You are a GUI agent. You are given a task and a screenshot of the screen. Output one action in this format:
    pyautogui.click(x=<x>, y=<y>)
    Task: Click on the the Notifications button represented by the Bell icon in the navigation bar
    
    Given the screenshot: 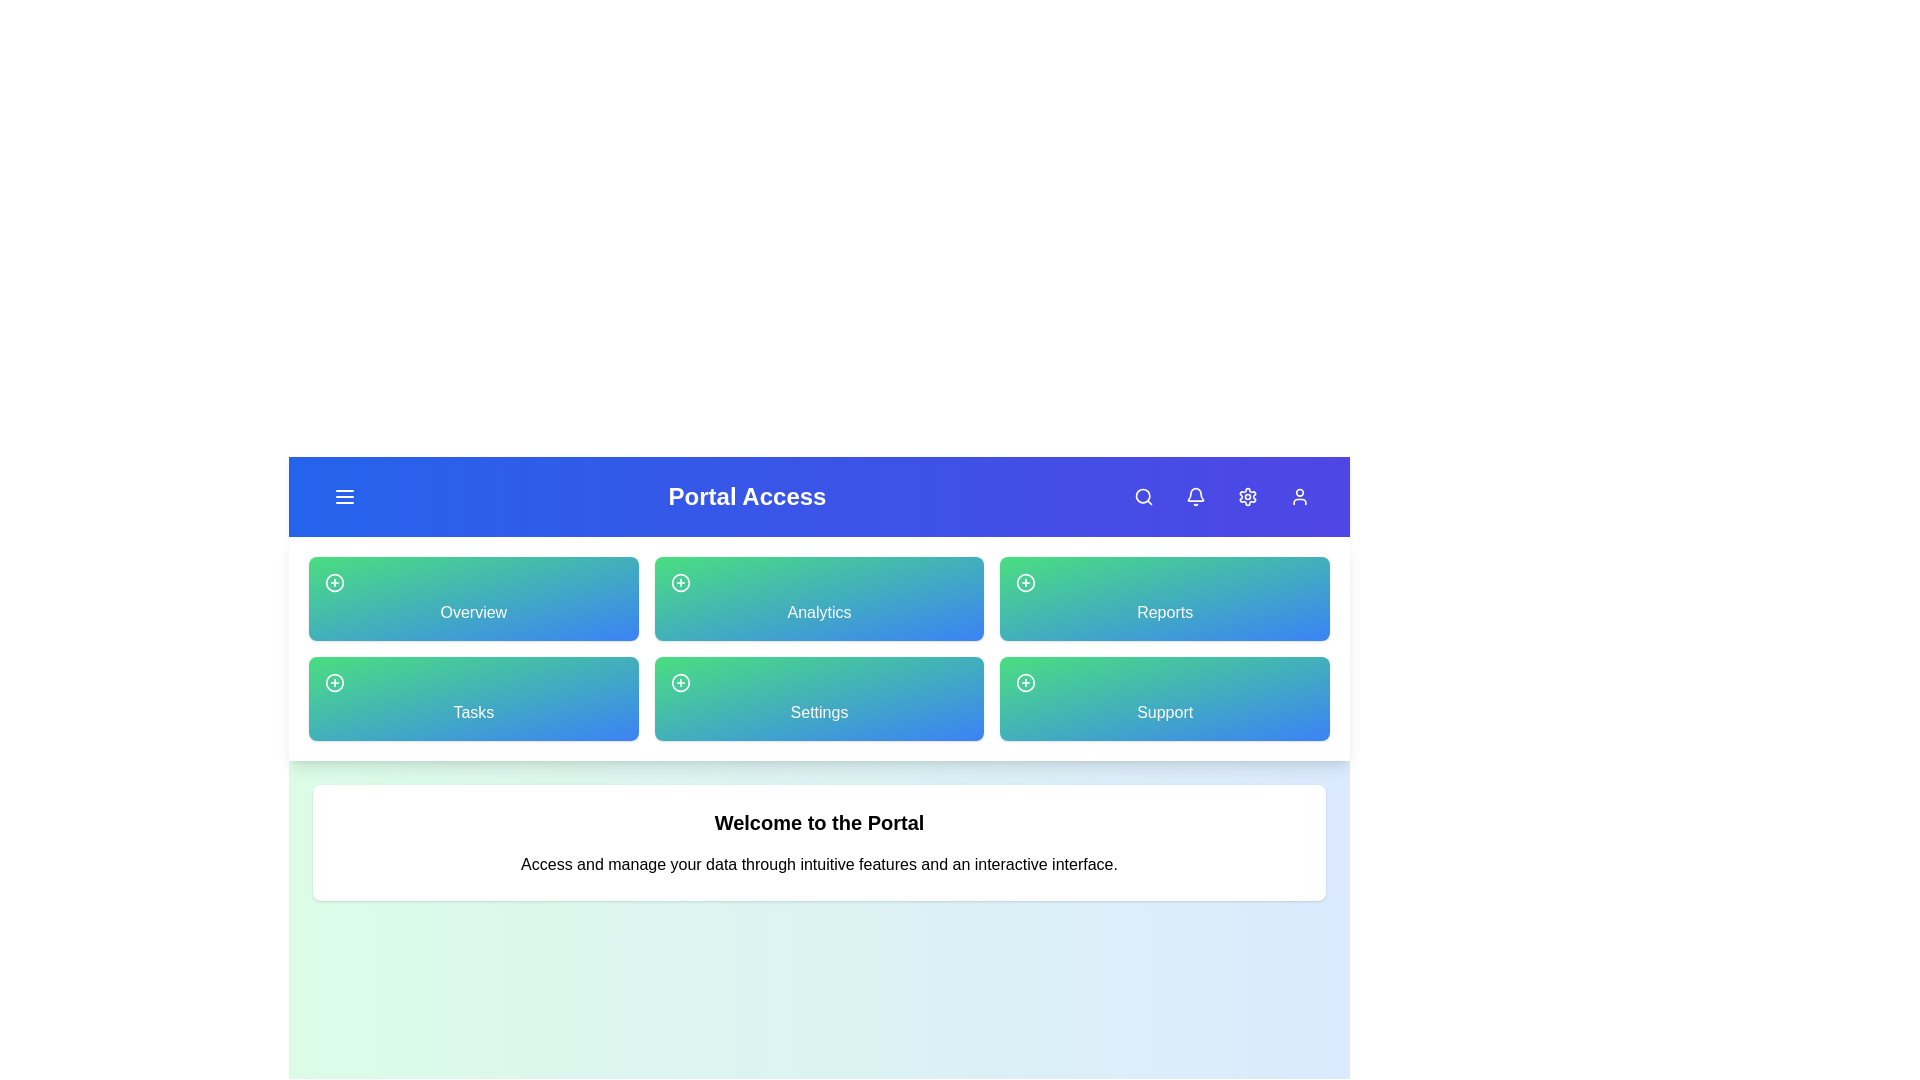 What is the action you would take?
    pyautogui.click(x=1195, y=496)
    